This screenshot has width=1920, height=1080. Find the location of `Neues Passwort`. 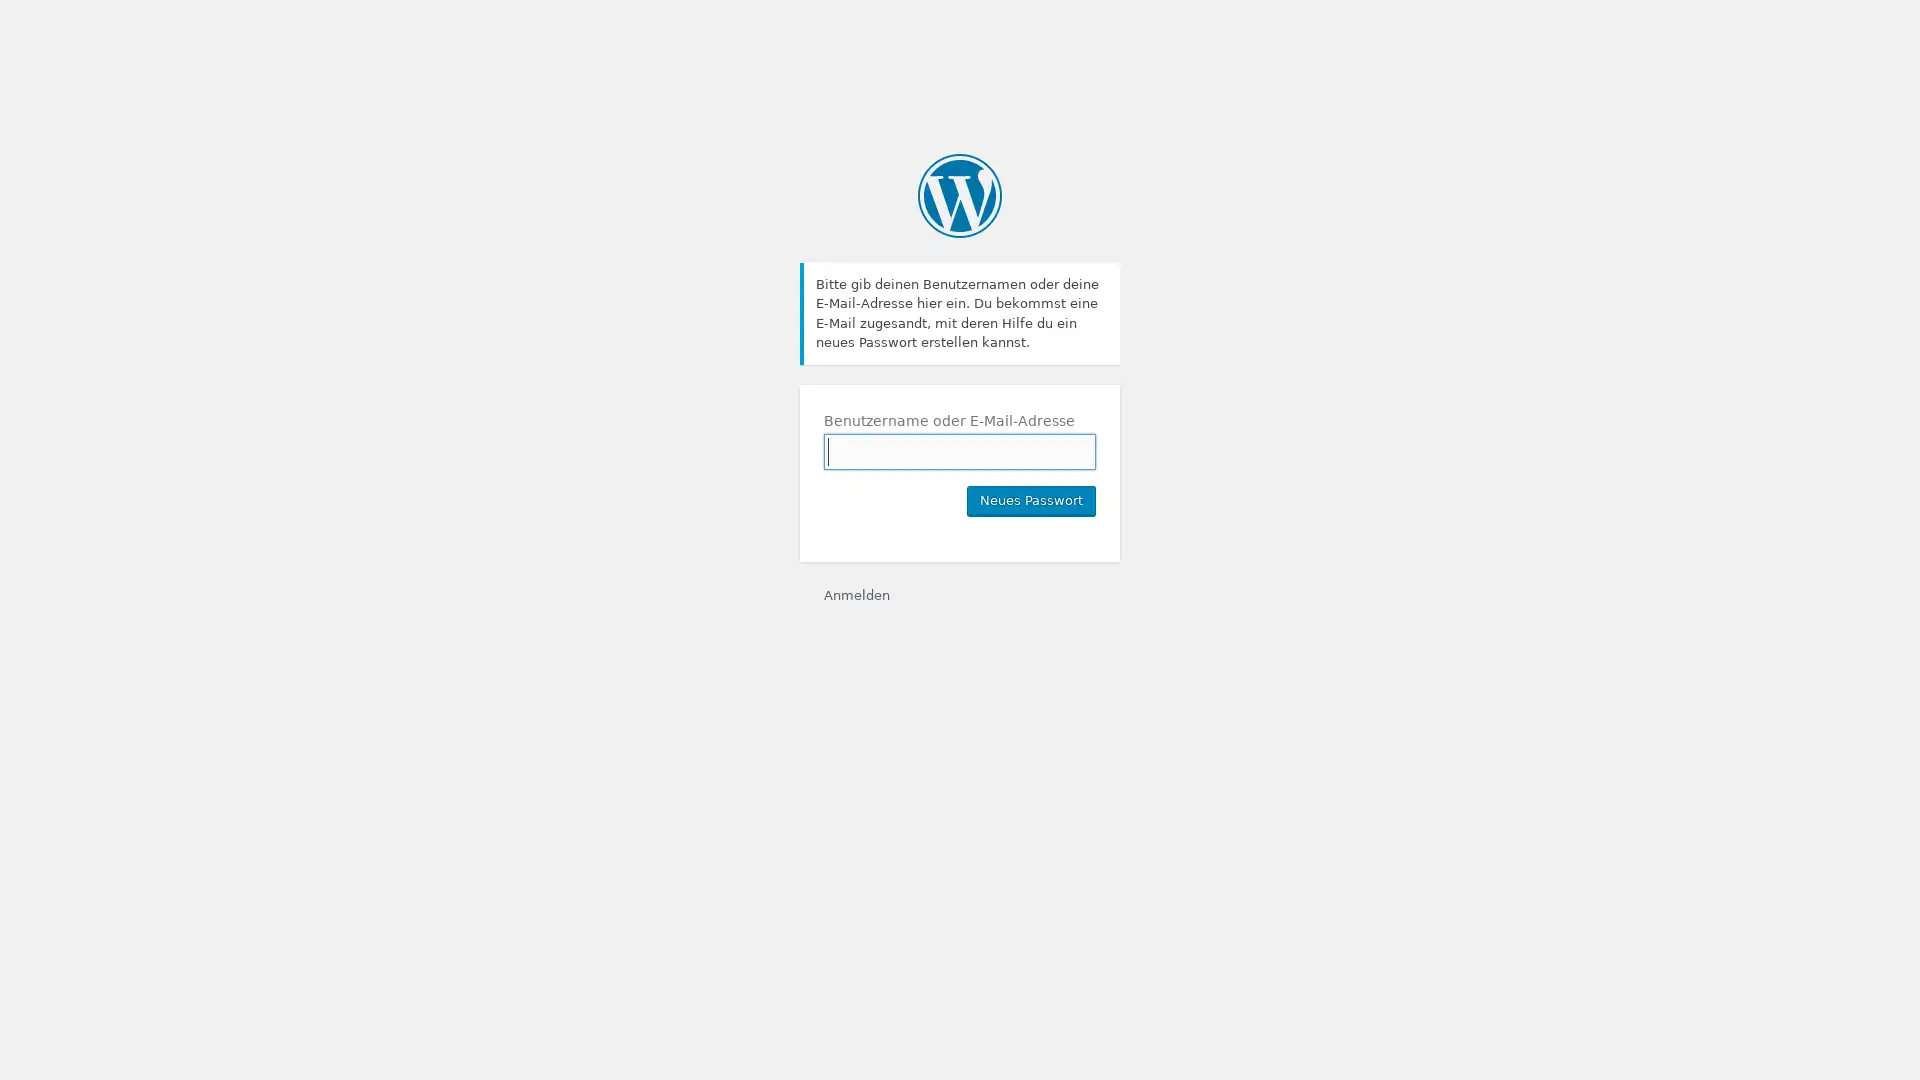

Neues Passwort is located at coordinates (1031, 499).